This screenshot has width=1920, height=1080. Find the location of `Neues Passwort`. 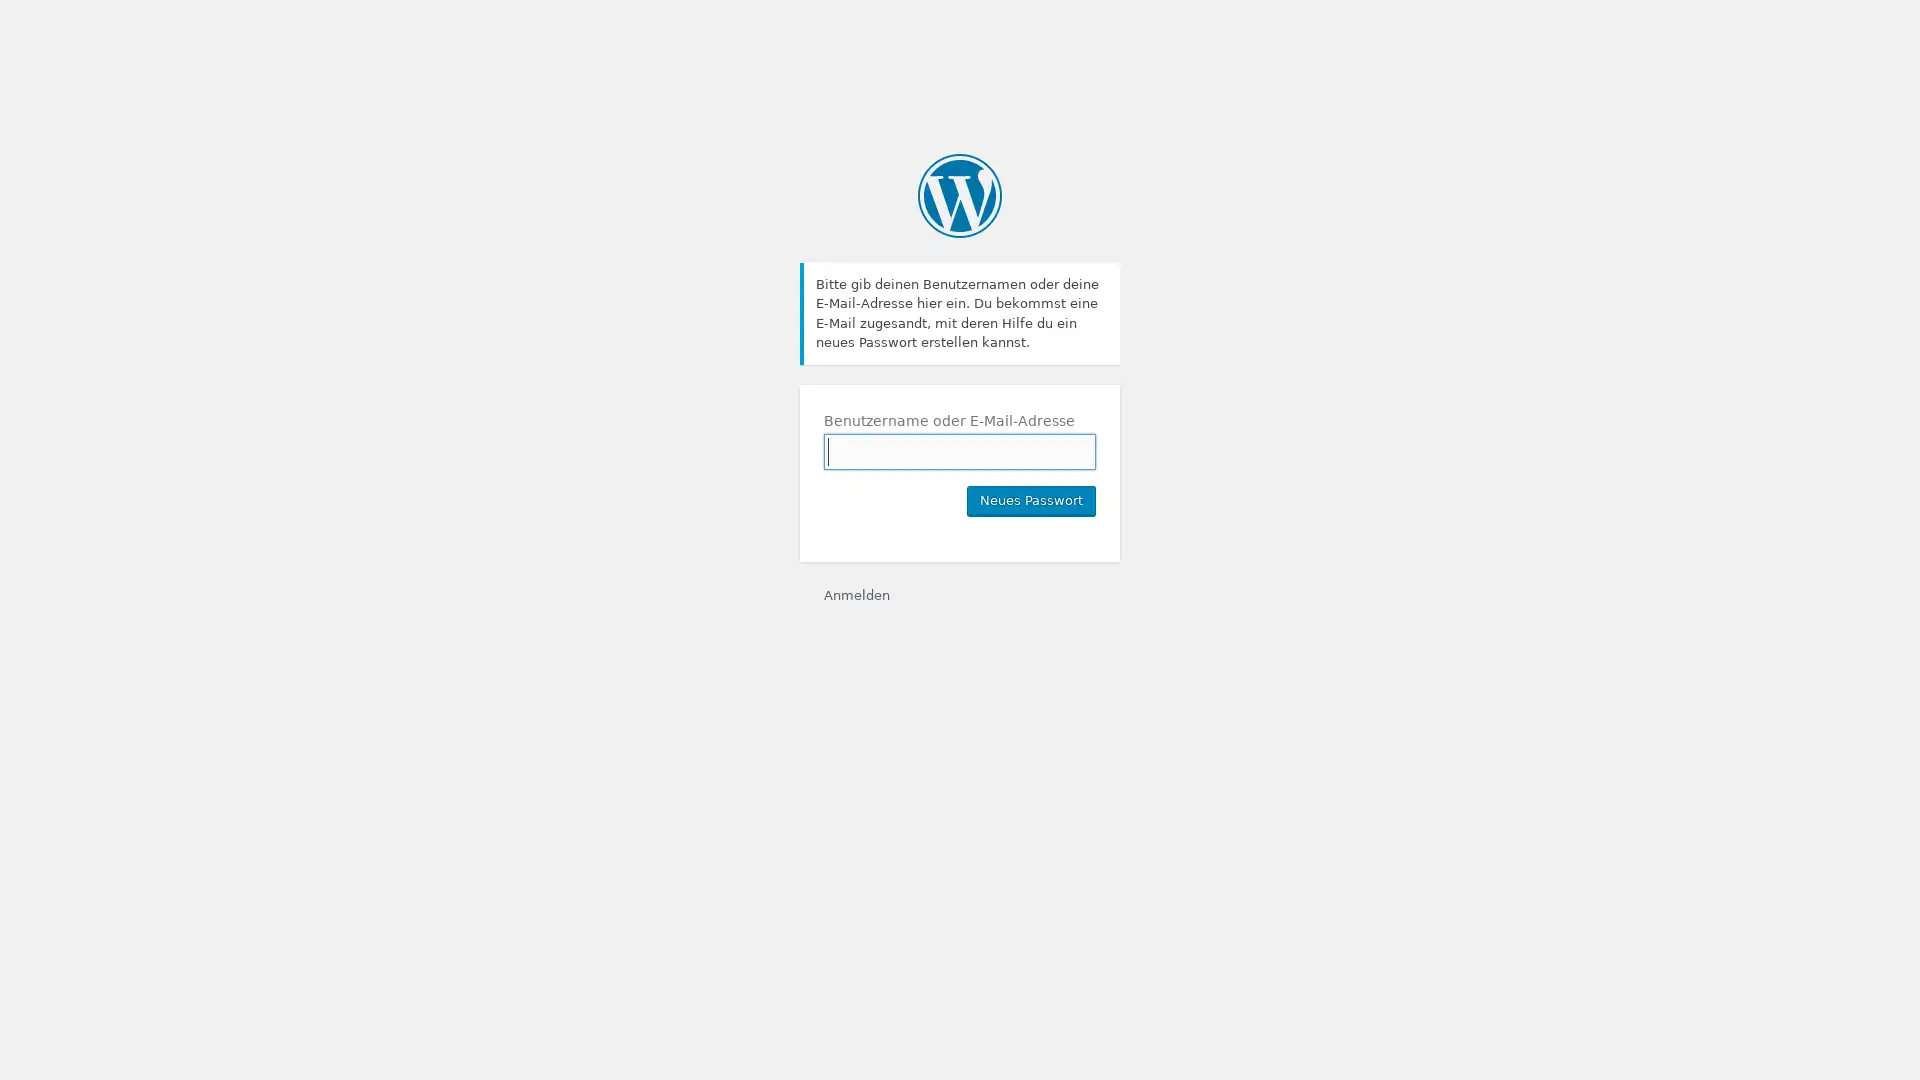

Neues Passwort is located at coordinates (1031, 499).